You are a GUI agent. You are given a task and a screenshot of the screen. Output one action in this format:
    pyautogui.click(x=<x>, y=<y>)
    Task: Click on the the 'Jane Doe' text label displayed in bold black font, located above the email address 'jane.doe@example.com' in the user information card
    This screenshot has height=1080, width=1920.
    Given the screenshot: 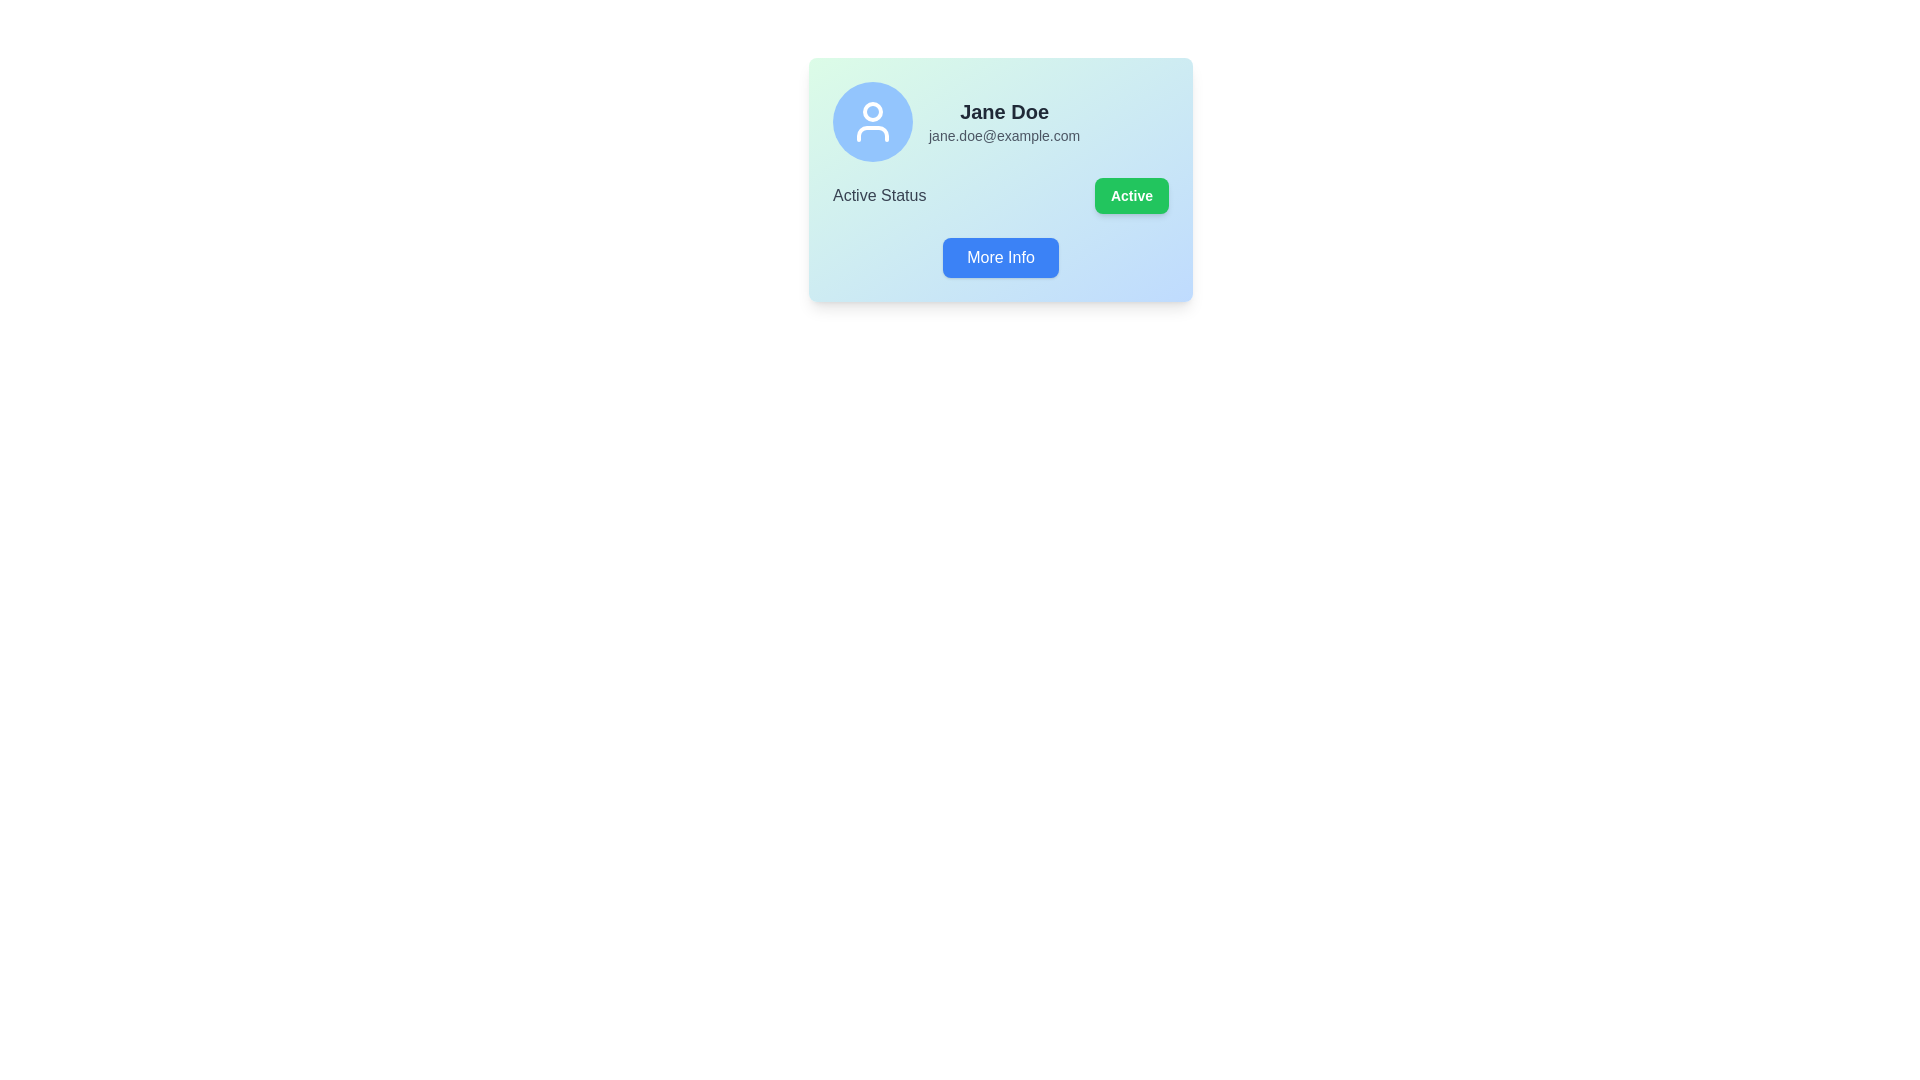 What is the action you would take?
    pyautogui.click(x=1004, y=111)
    